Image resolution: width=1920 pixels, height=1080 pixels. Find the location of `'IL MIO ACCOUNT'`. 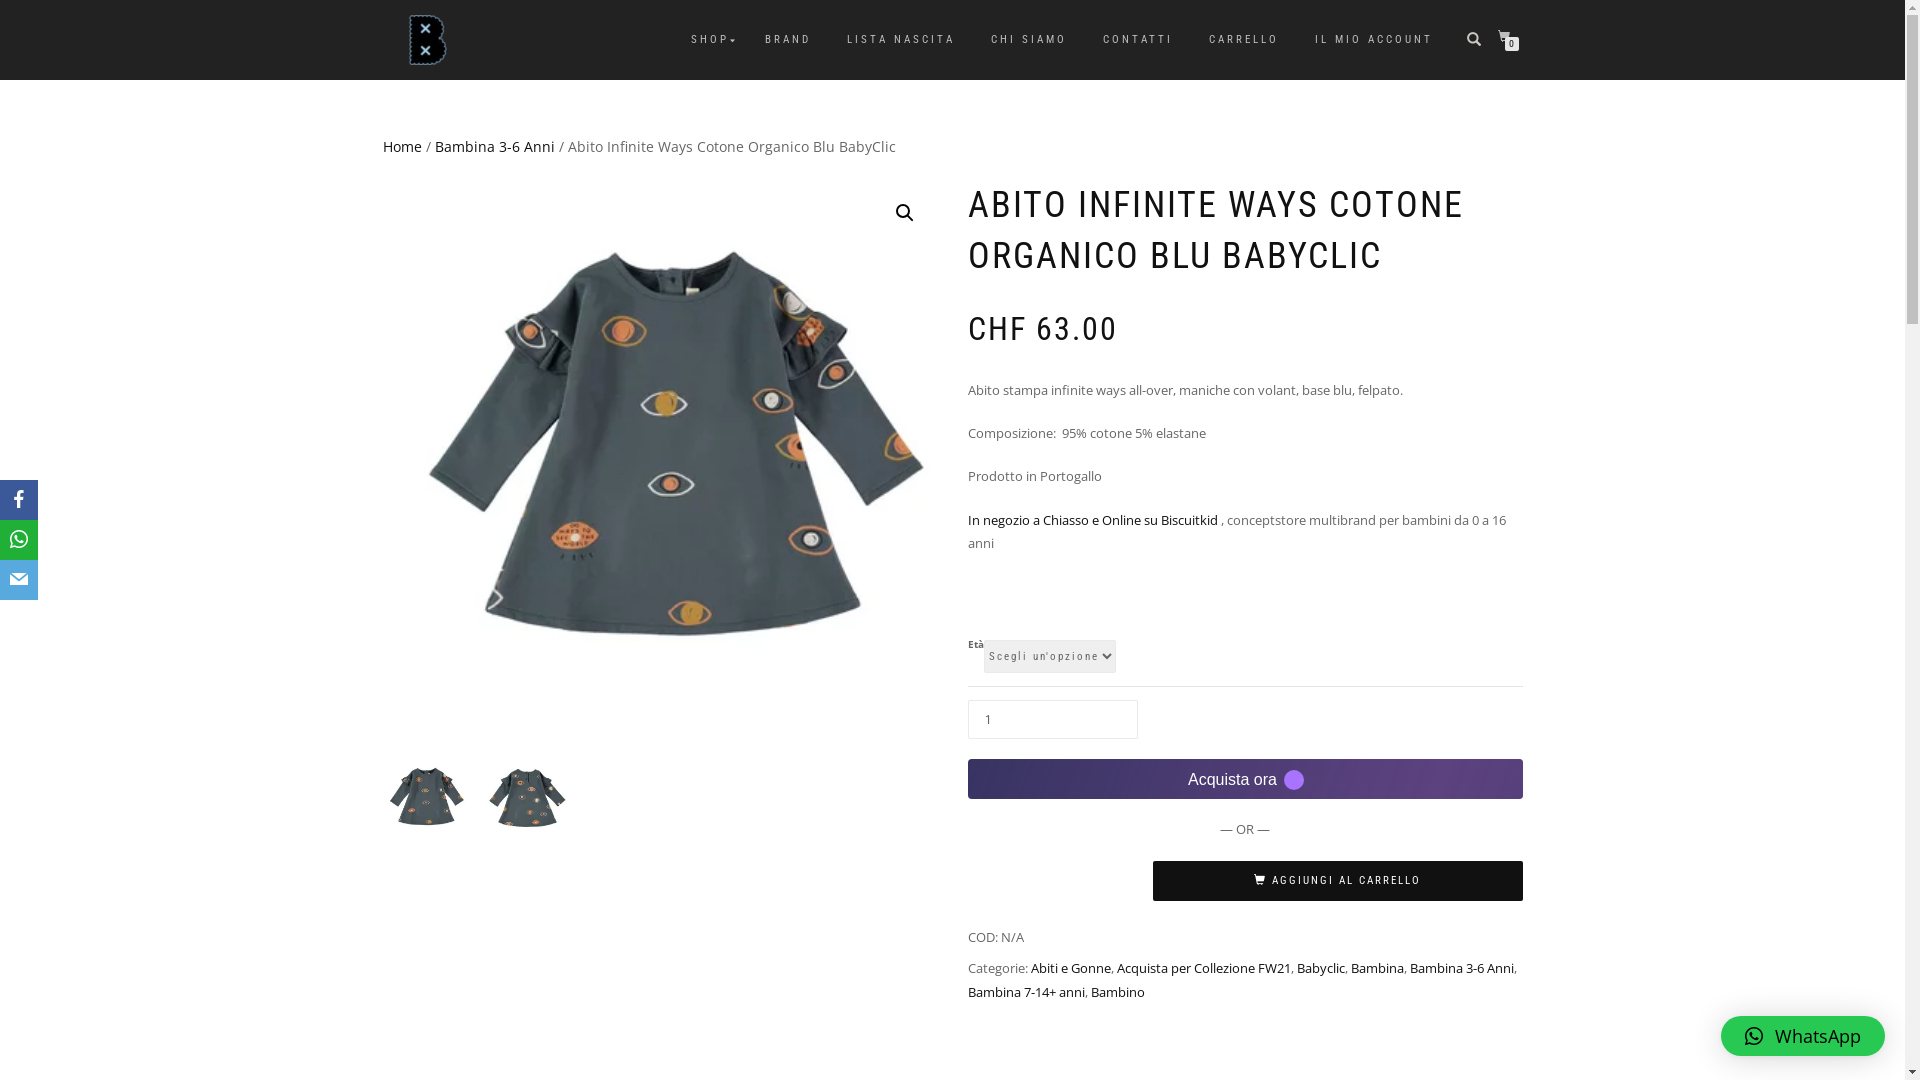

'IL MIO ACCOUNT' is located at coordinates (1372, 39).